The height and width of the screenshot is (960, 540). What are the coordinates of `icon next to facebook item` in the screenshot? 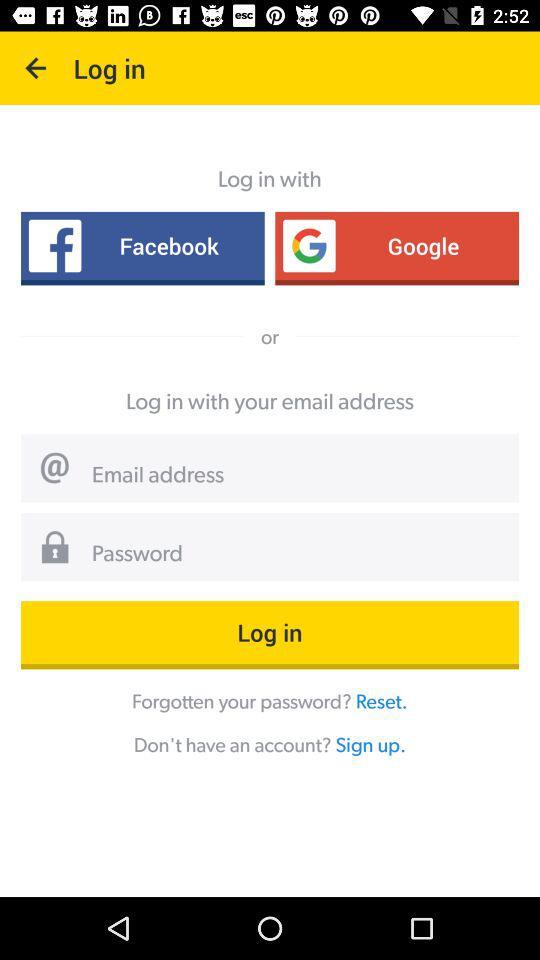 It's located at (397, 244).